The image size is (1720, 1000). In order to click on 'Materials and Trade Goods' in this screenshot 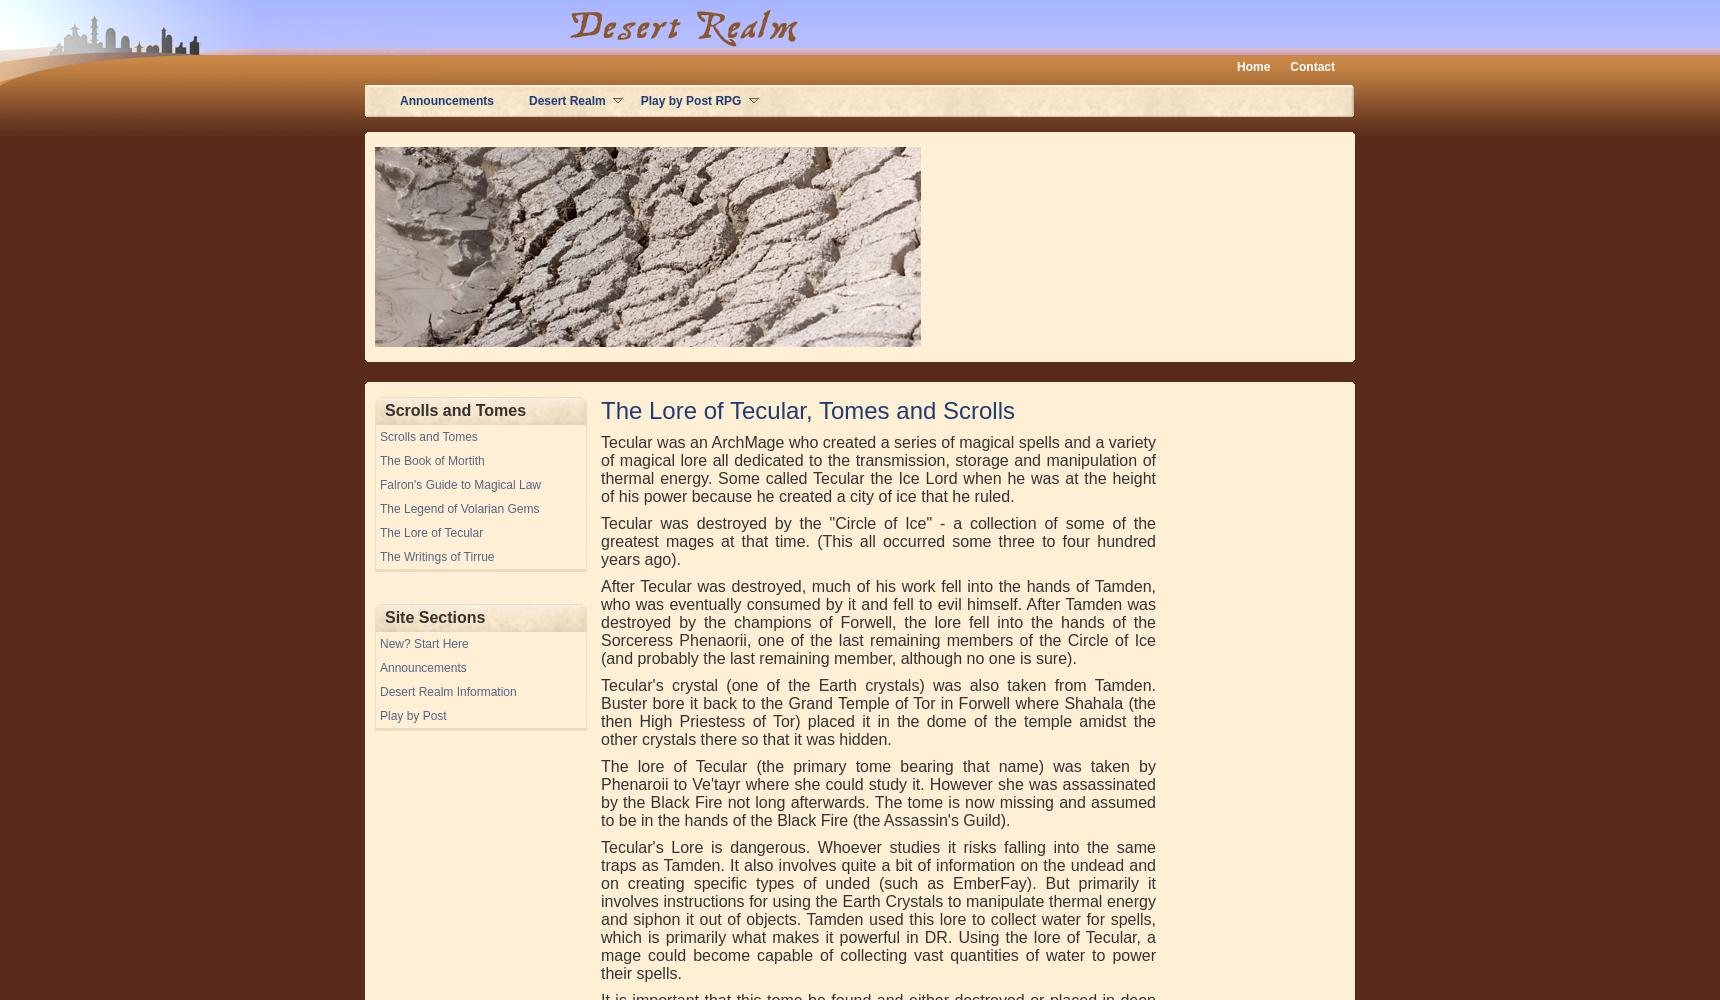, I will do `click(464, 291)`.